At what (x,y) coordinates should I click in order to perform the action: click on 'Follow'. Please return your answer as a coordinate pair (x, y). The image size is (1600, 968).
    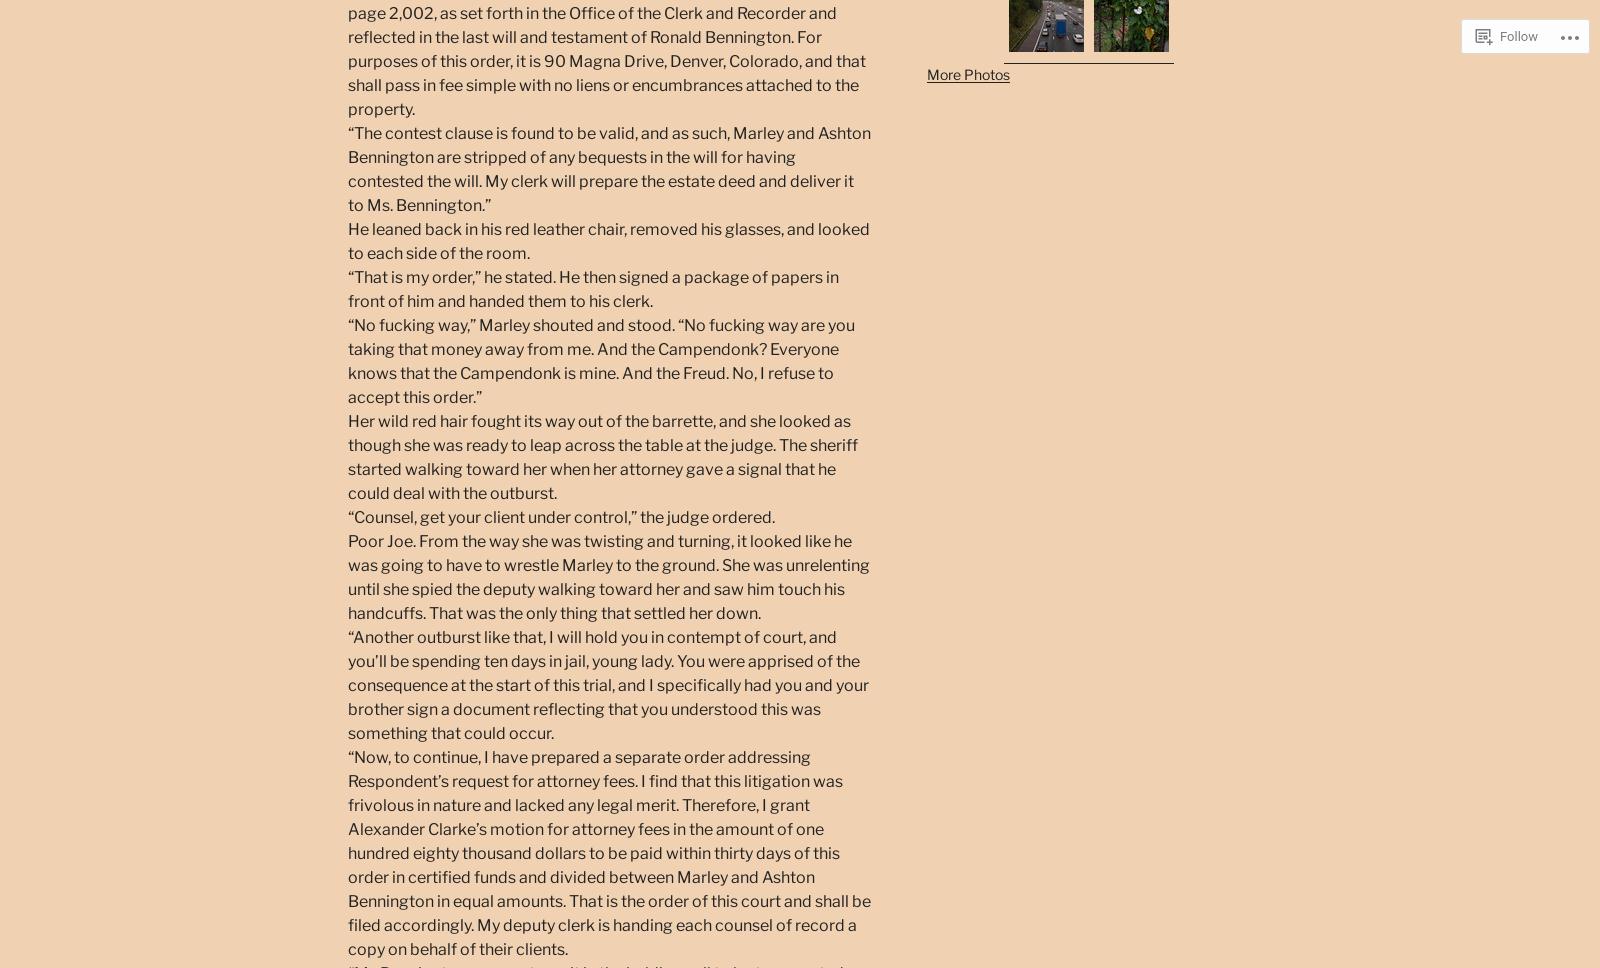
    Looking at the image, I should click on (1519, 36).